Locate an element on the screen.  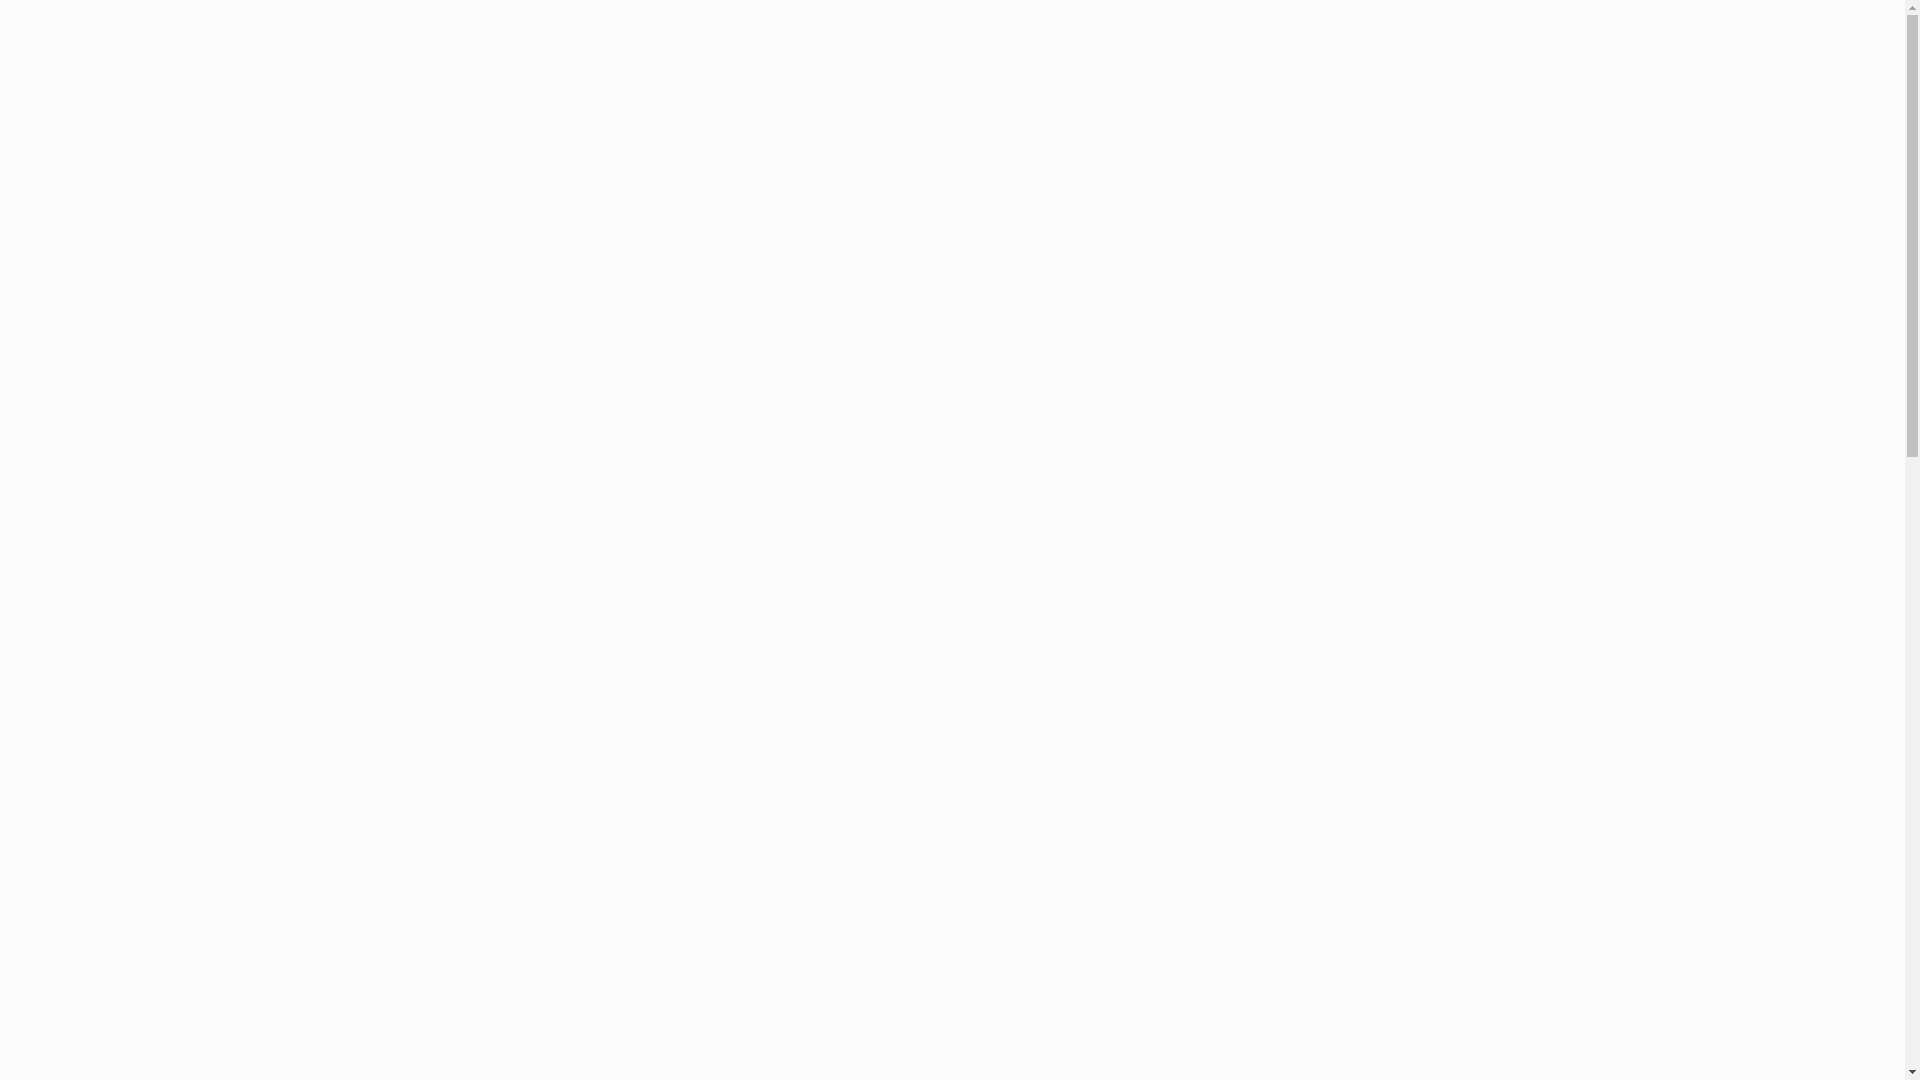
'Blog' is located at coordinates (943, 59).